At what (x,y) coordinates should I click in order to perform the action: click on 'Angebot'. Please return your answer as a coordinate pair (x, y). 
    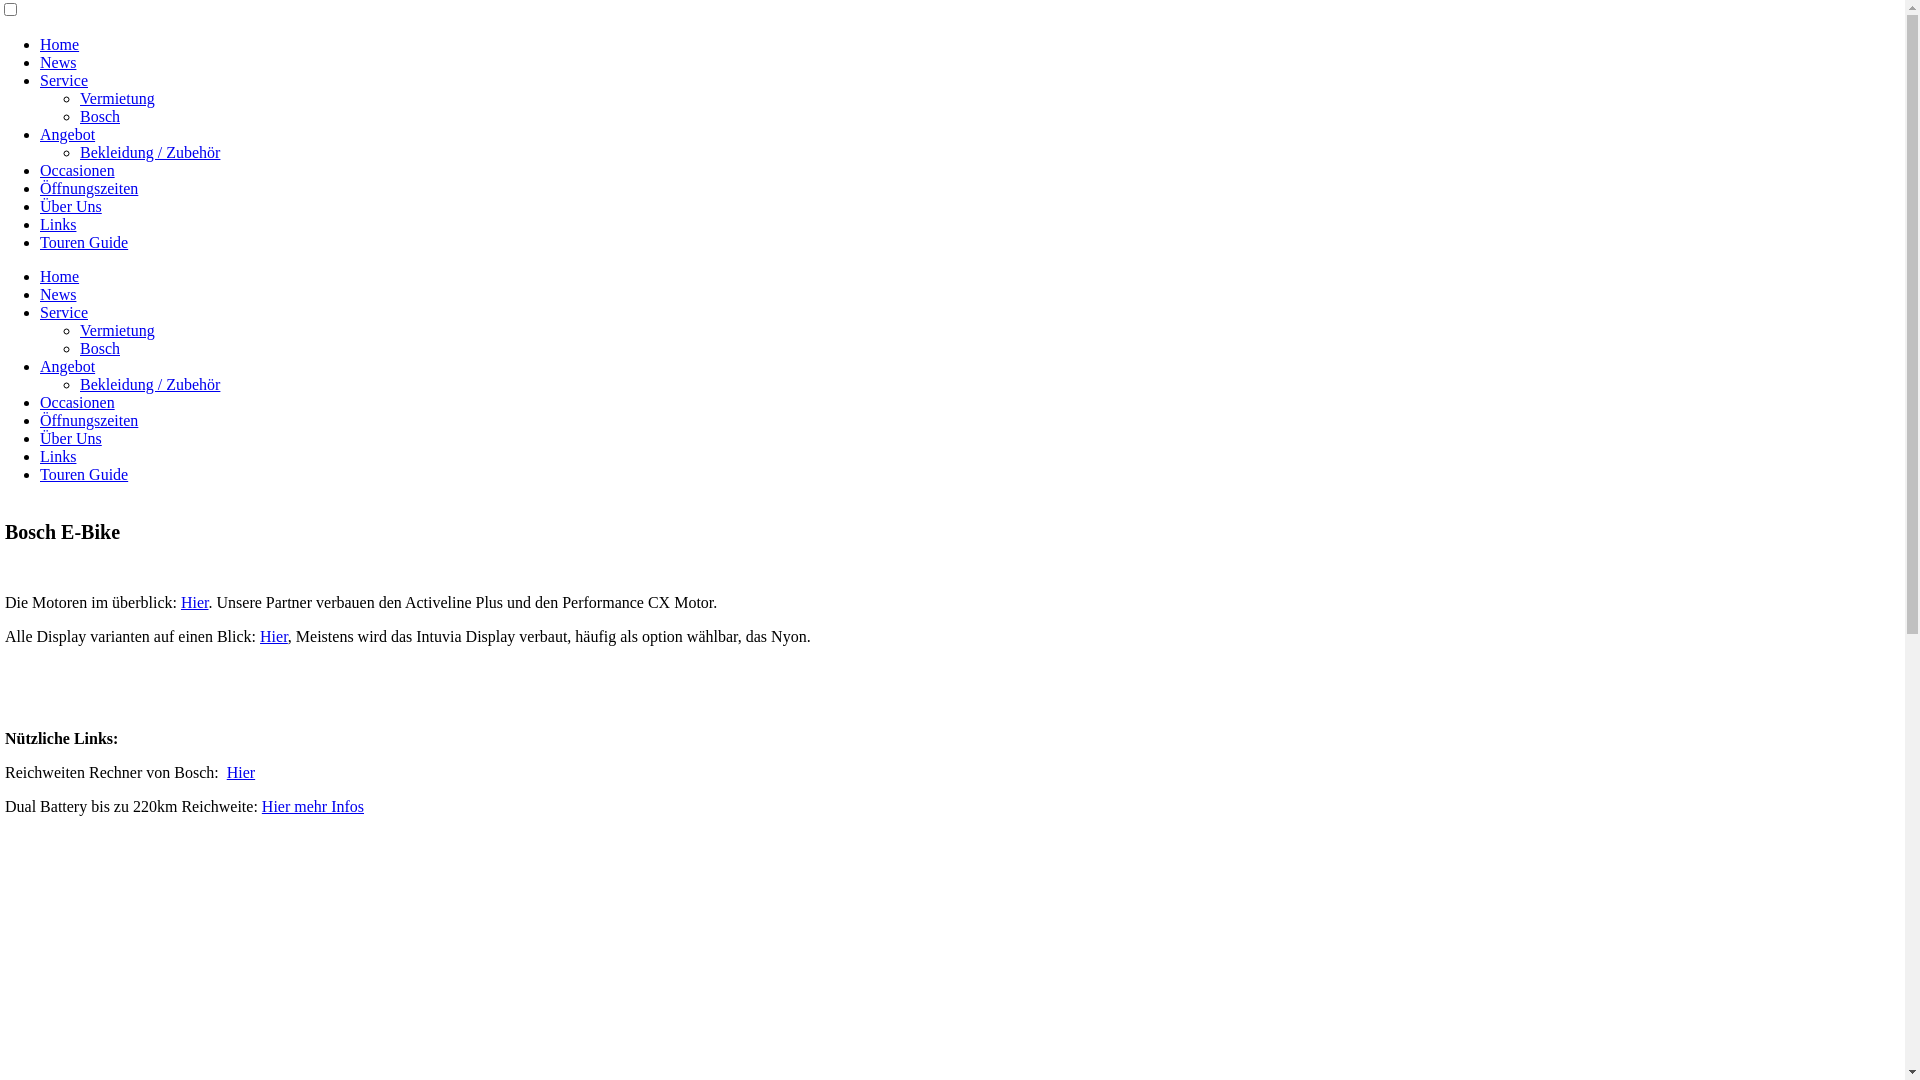
    Looking at the image, I should click on (67, 366).